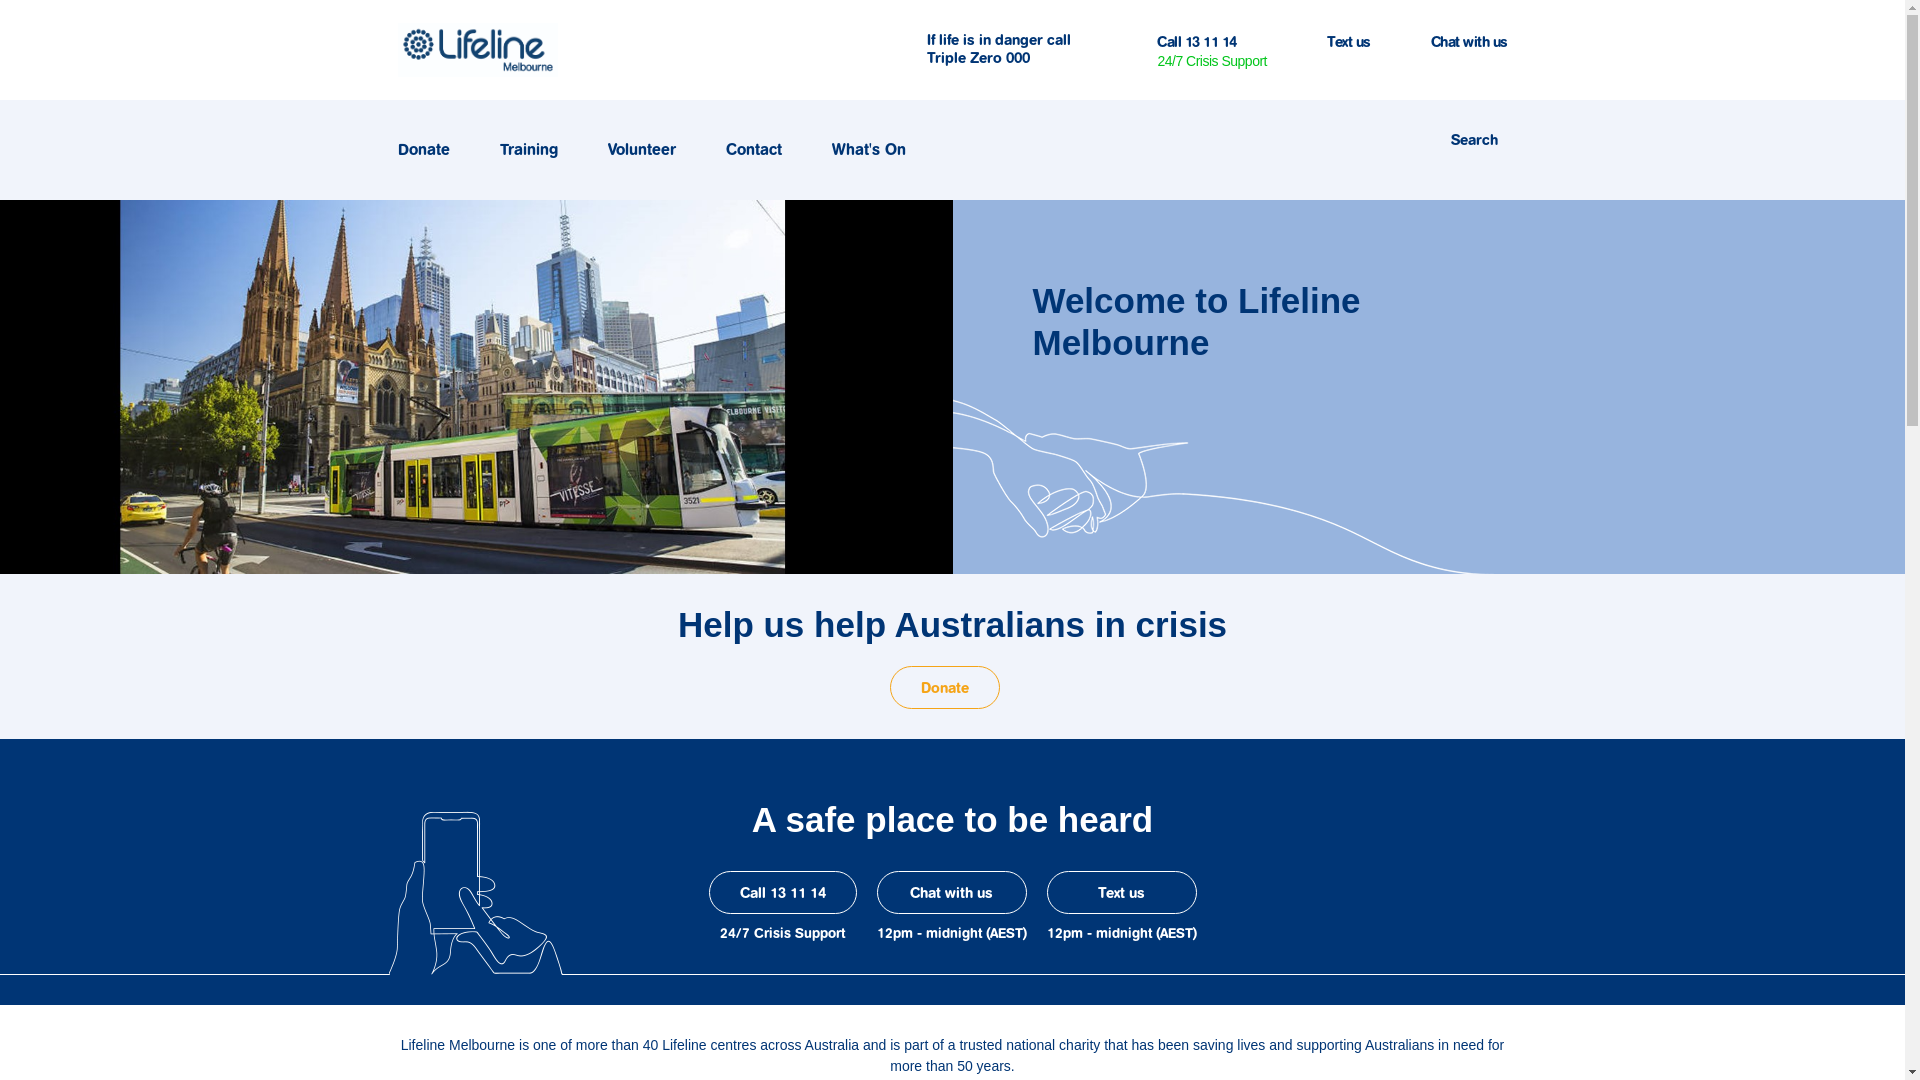 This screenshot has width=1920, height=1080. Describe the element at coordinates (1348, 43) in the screenshot. I see `'Text us'` at that location.